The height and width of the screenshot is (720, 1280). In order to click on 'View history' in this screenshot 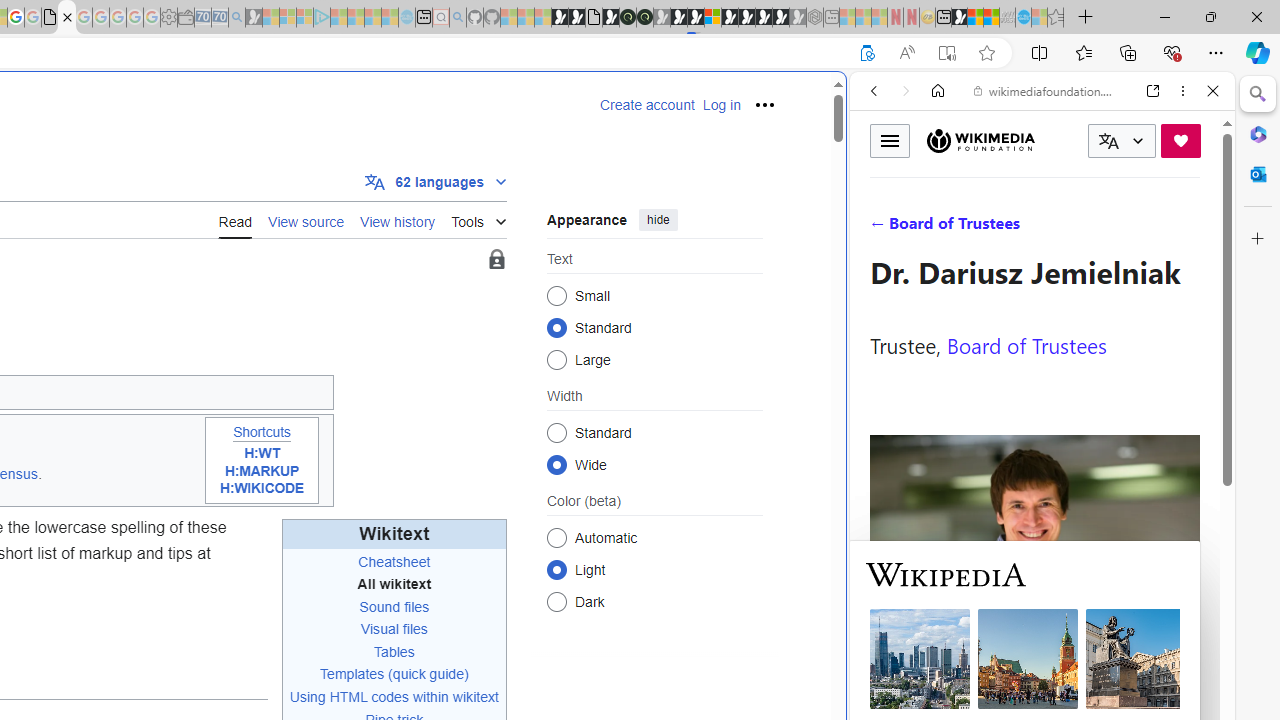, I will do `click(398, 219)`.